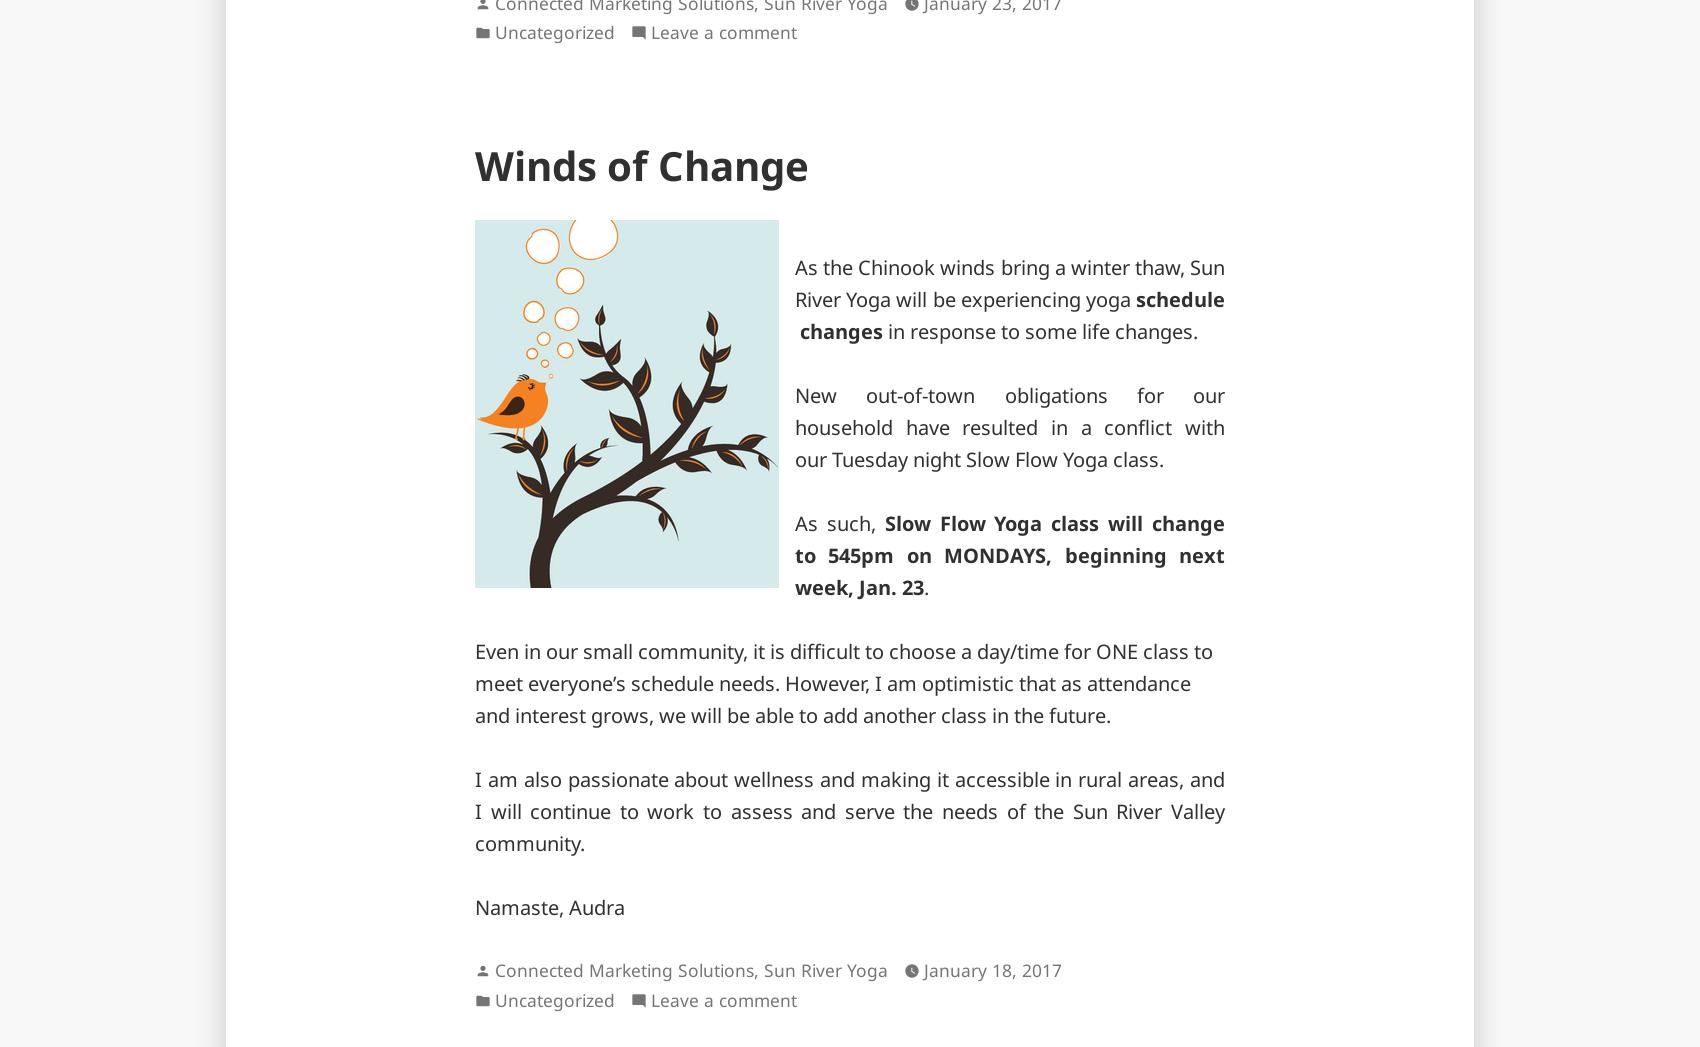 The width and height of the screenshot is (1700, 1047). What do you see at coordinates (1008, 282) in the screenshot?
I see `'As the Chinook winds bring a winter thaw, Sun River Yoga will be experiencing yoga'` at bounding box center [1008, 282].